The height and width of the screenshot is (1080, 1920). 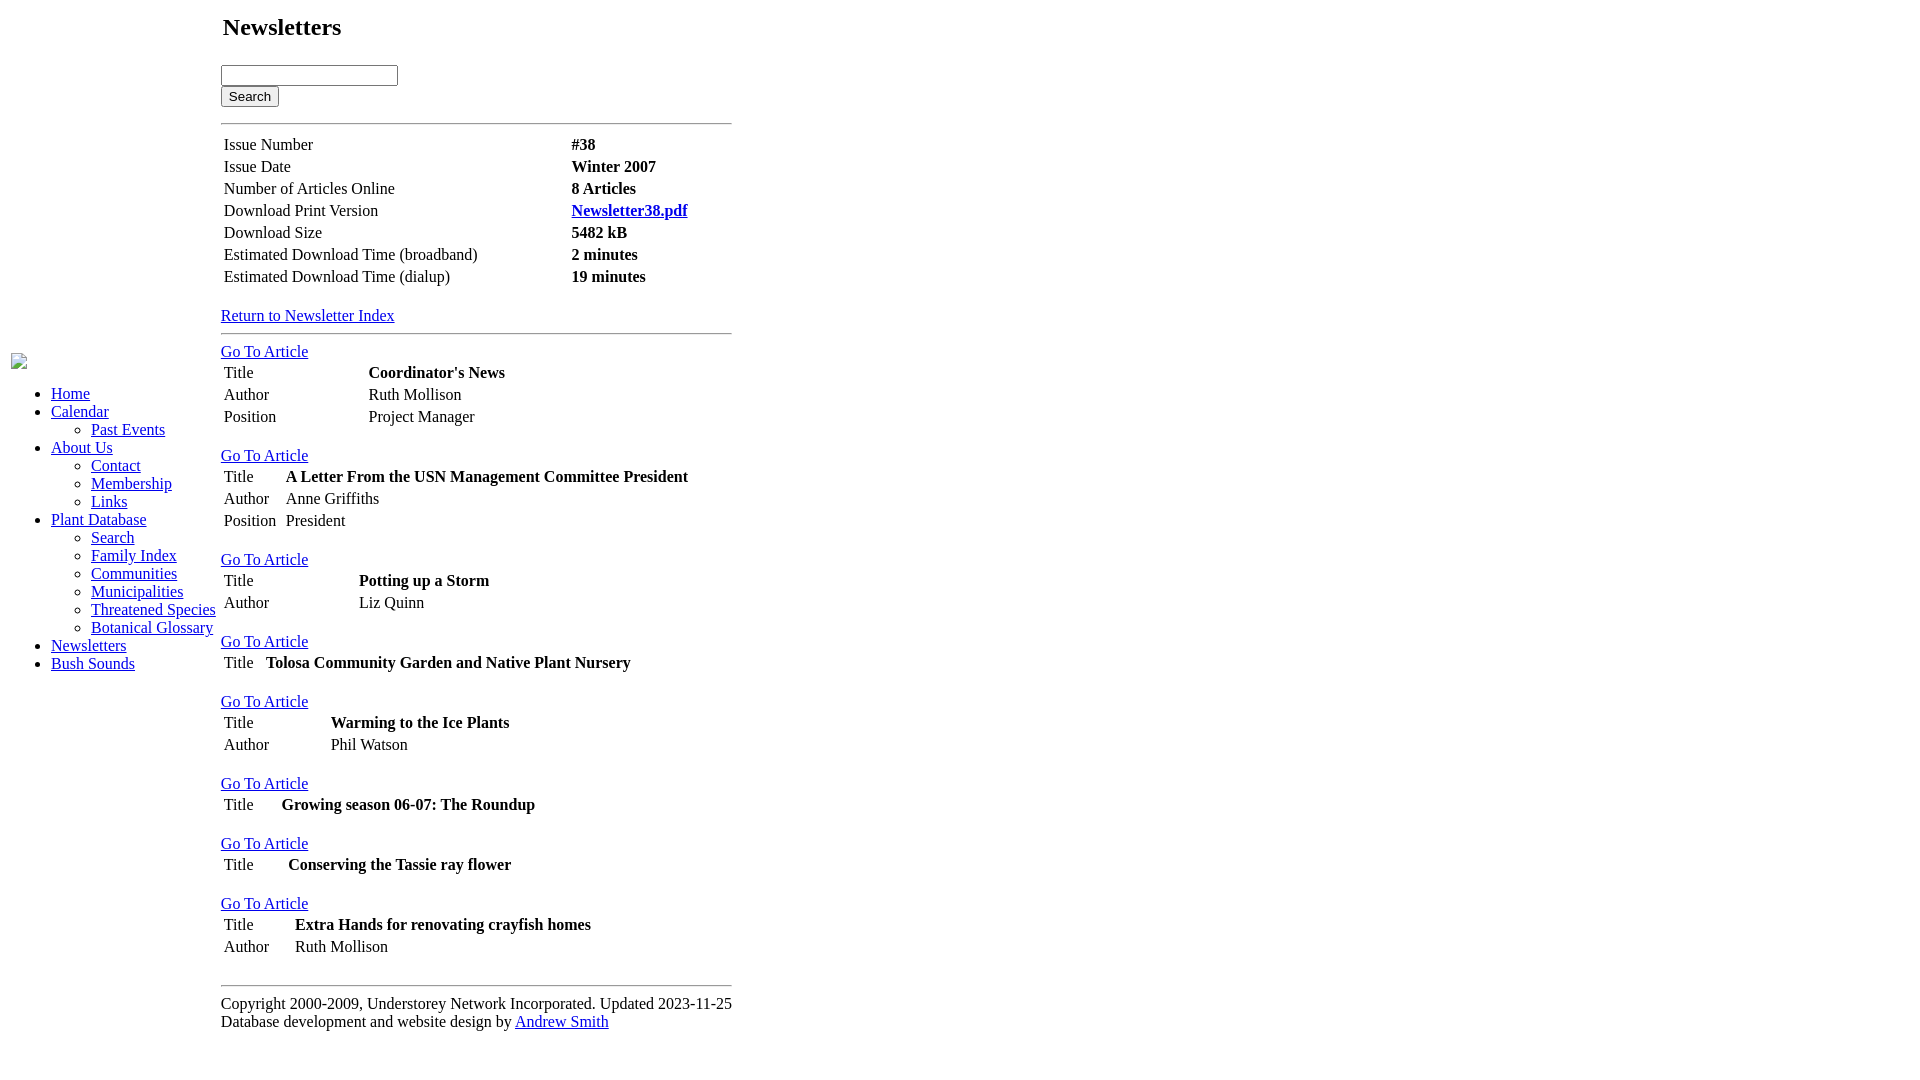 I want to click on 'Membership', so click(x=130, y=483).